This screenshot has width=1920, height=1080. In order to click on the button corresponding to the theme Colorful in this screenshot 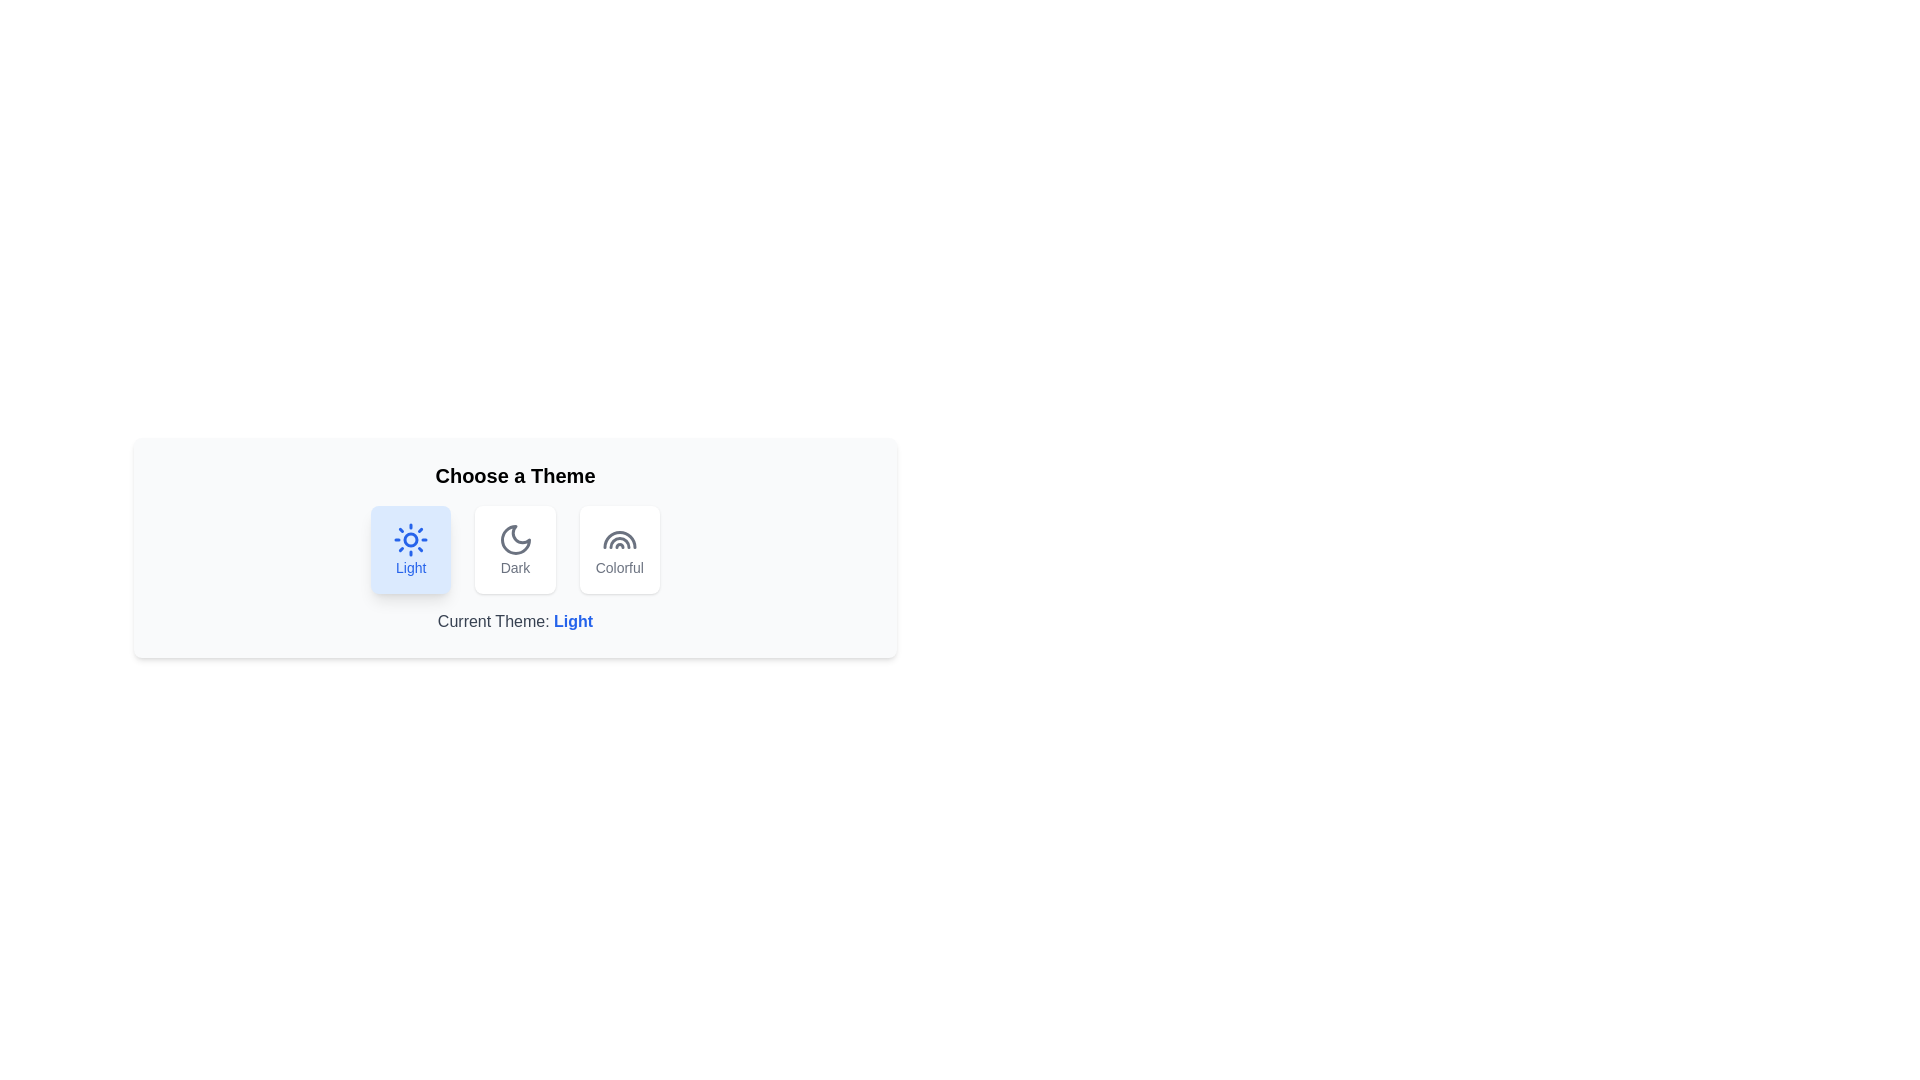, I will do `click(618, 550)`.